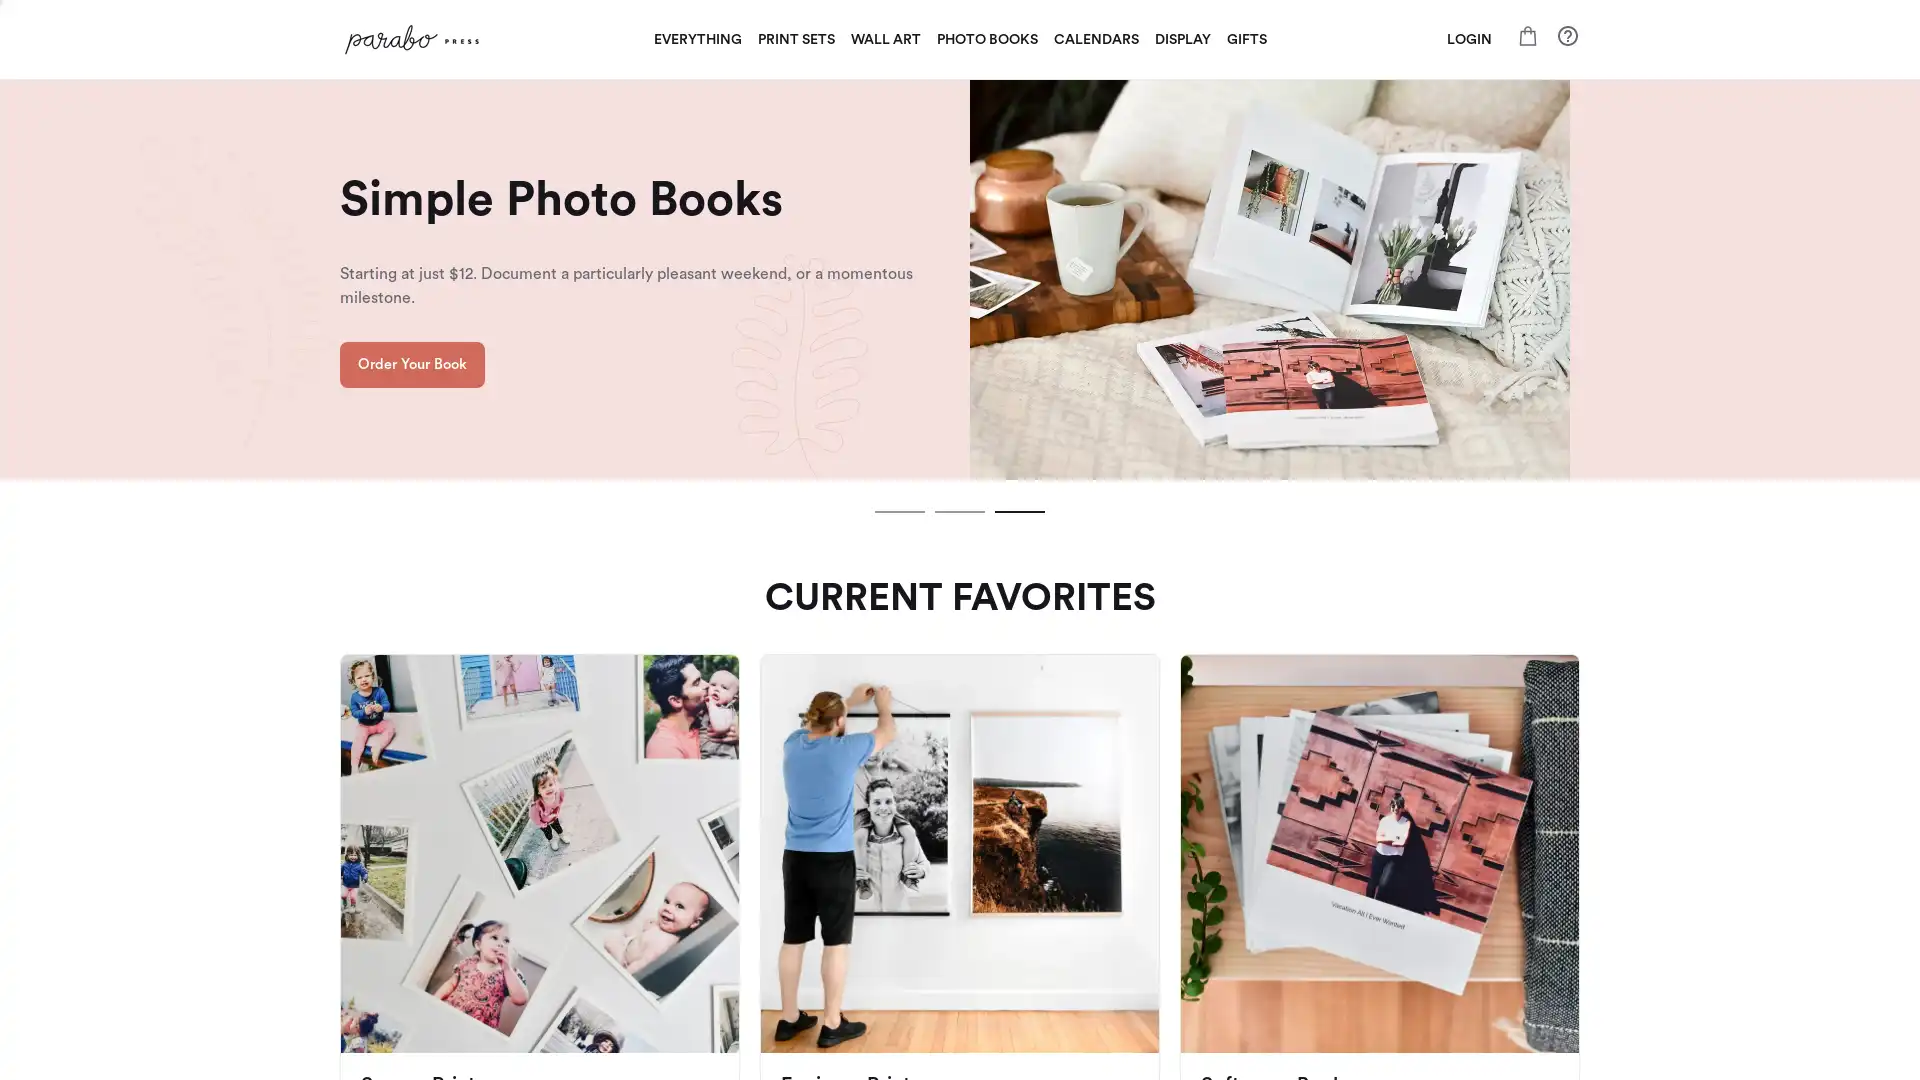 Image resolution: width=1920 pixels, height=1080 pixels. I want to click on slide dot, so click(1019, 511).